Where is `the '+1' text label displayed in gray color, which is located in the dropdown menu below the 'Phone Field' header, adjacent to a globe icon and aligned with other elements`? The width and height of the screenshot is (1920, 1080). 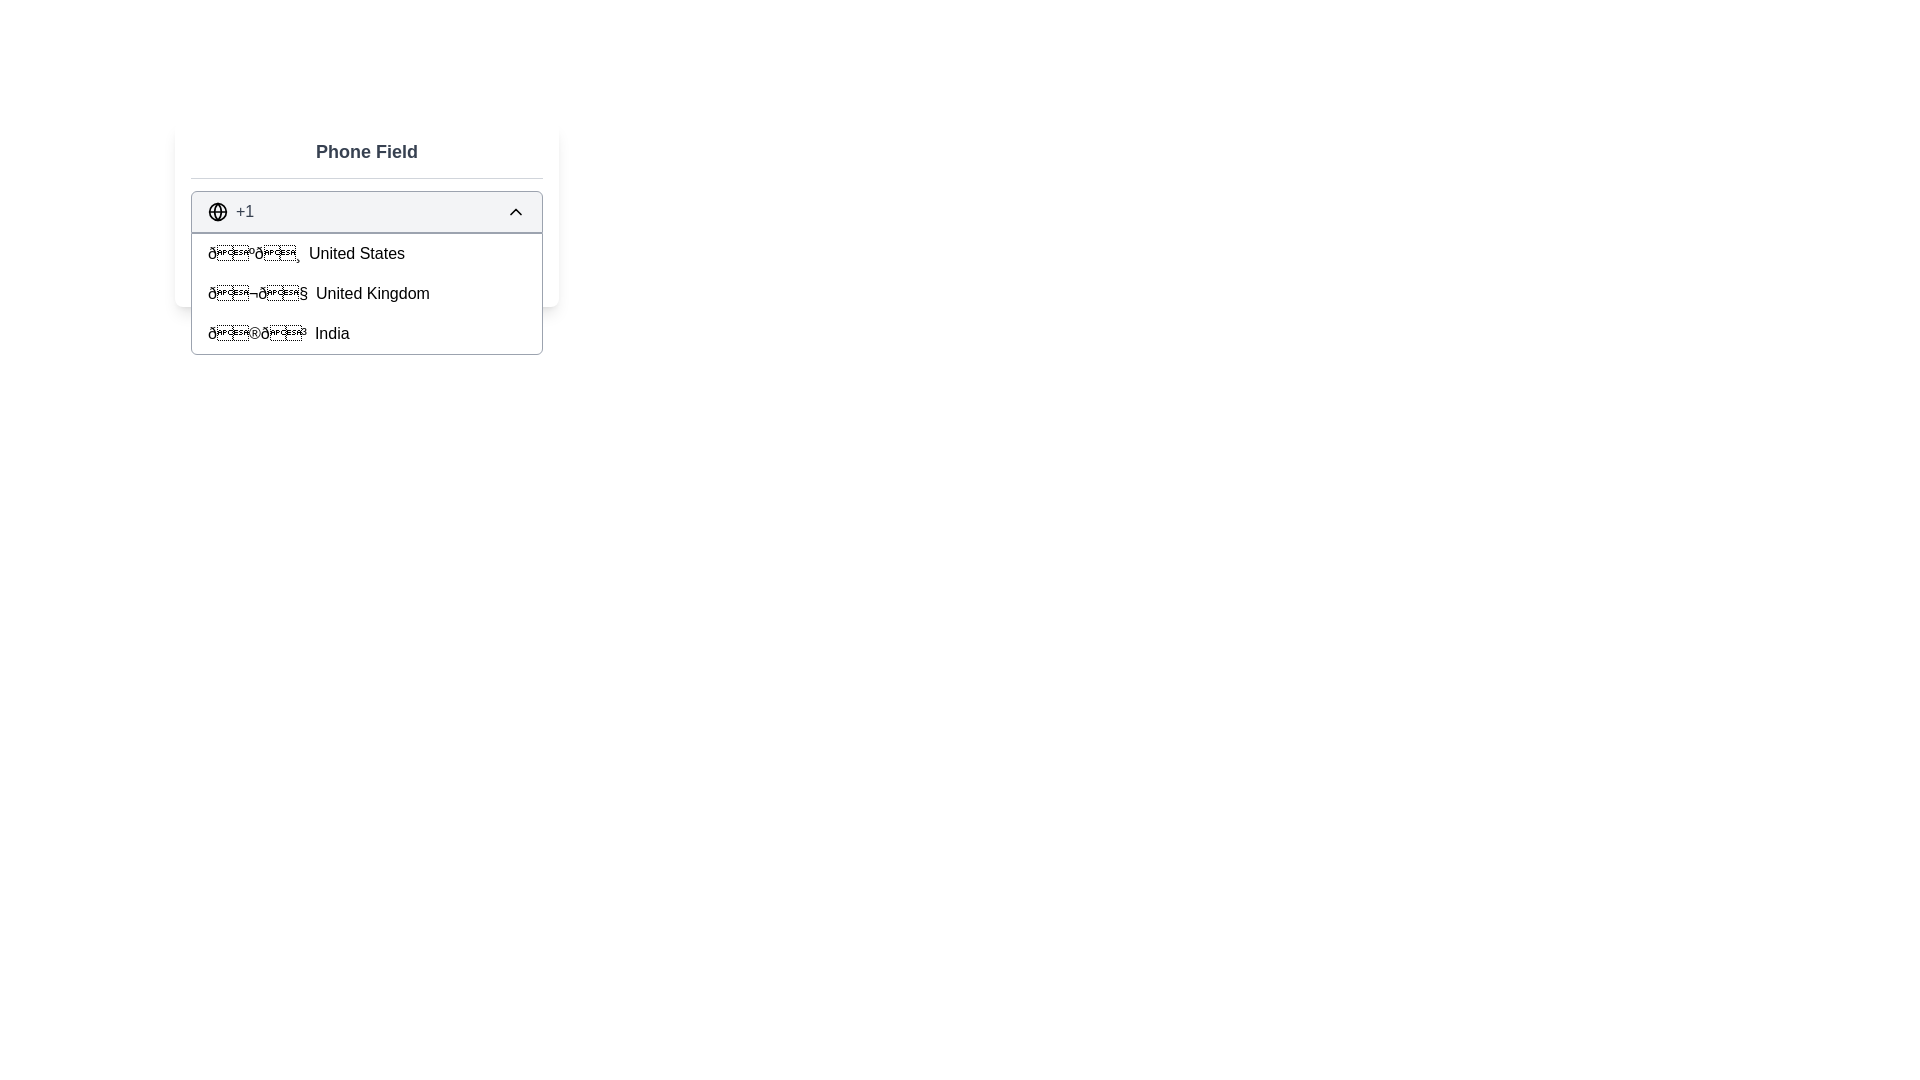
the '+1' text label displayed in gray color, which is located in the dropdown menu below the 'Phone Field' header, adjacent to a globe icon and aligned with other elements is located at coordinates (244, 212).